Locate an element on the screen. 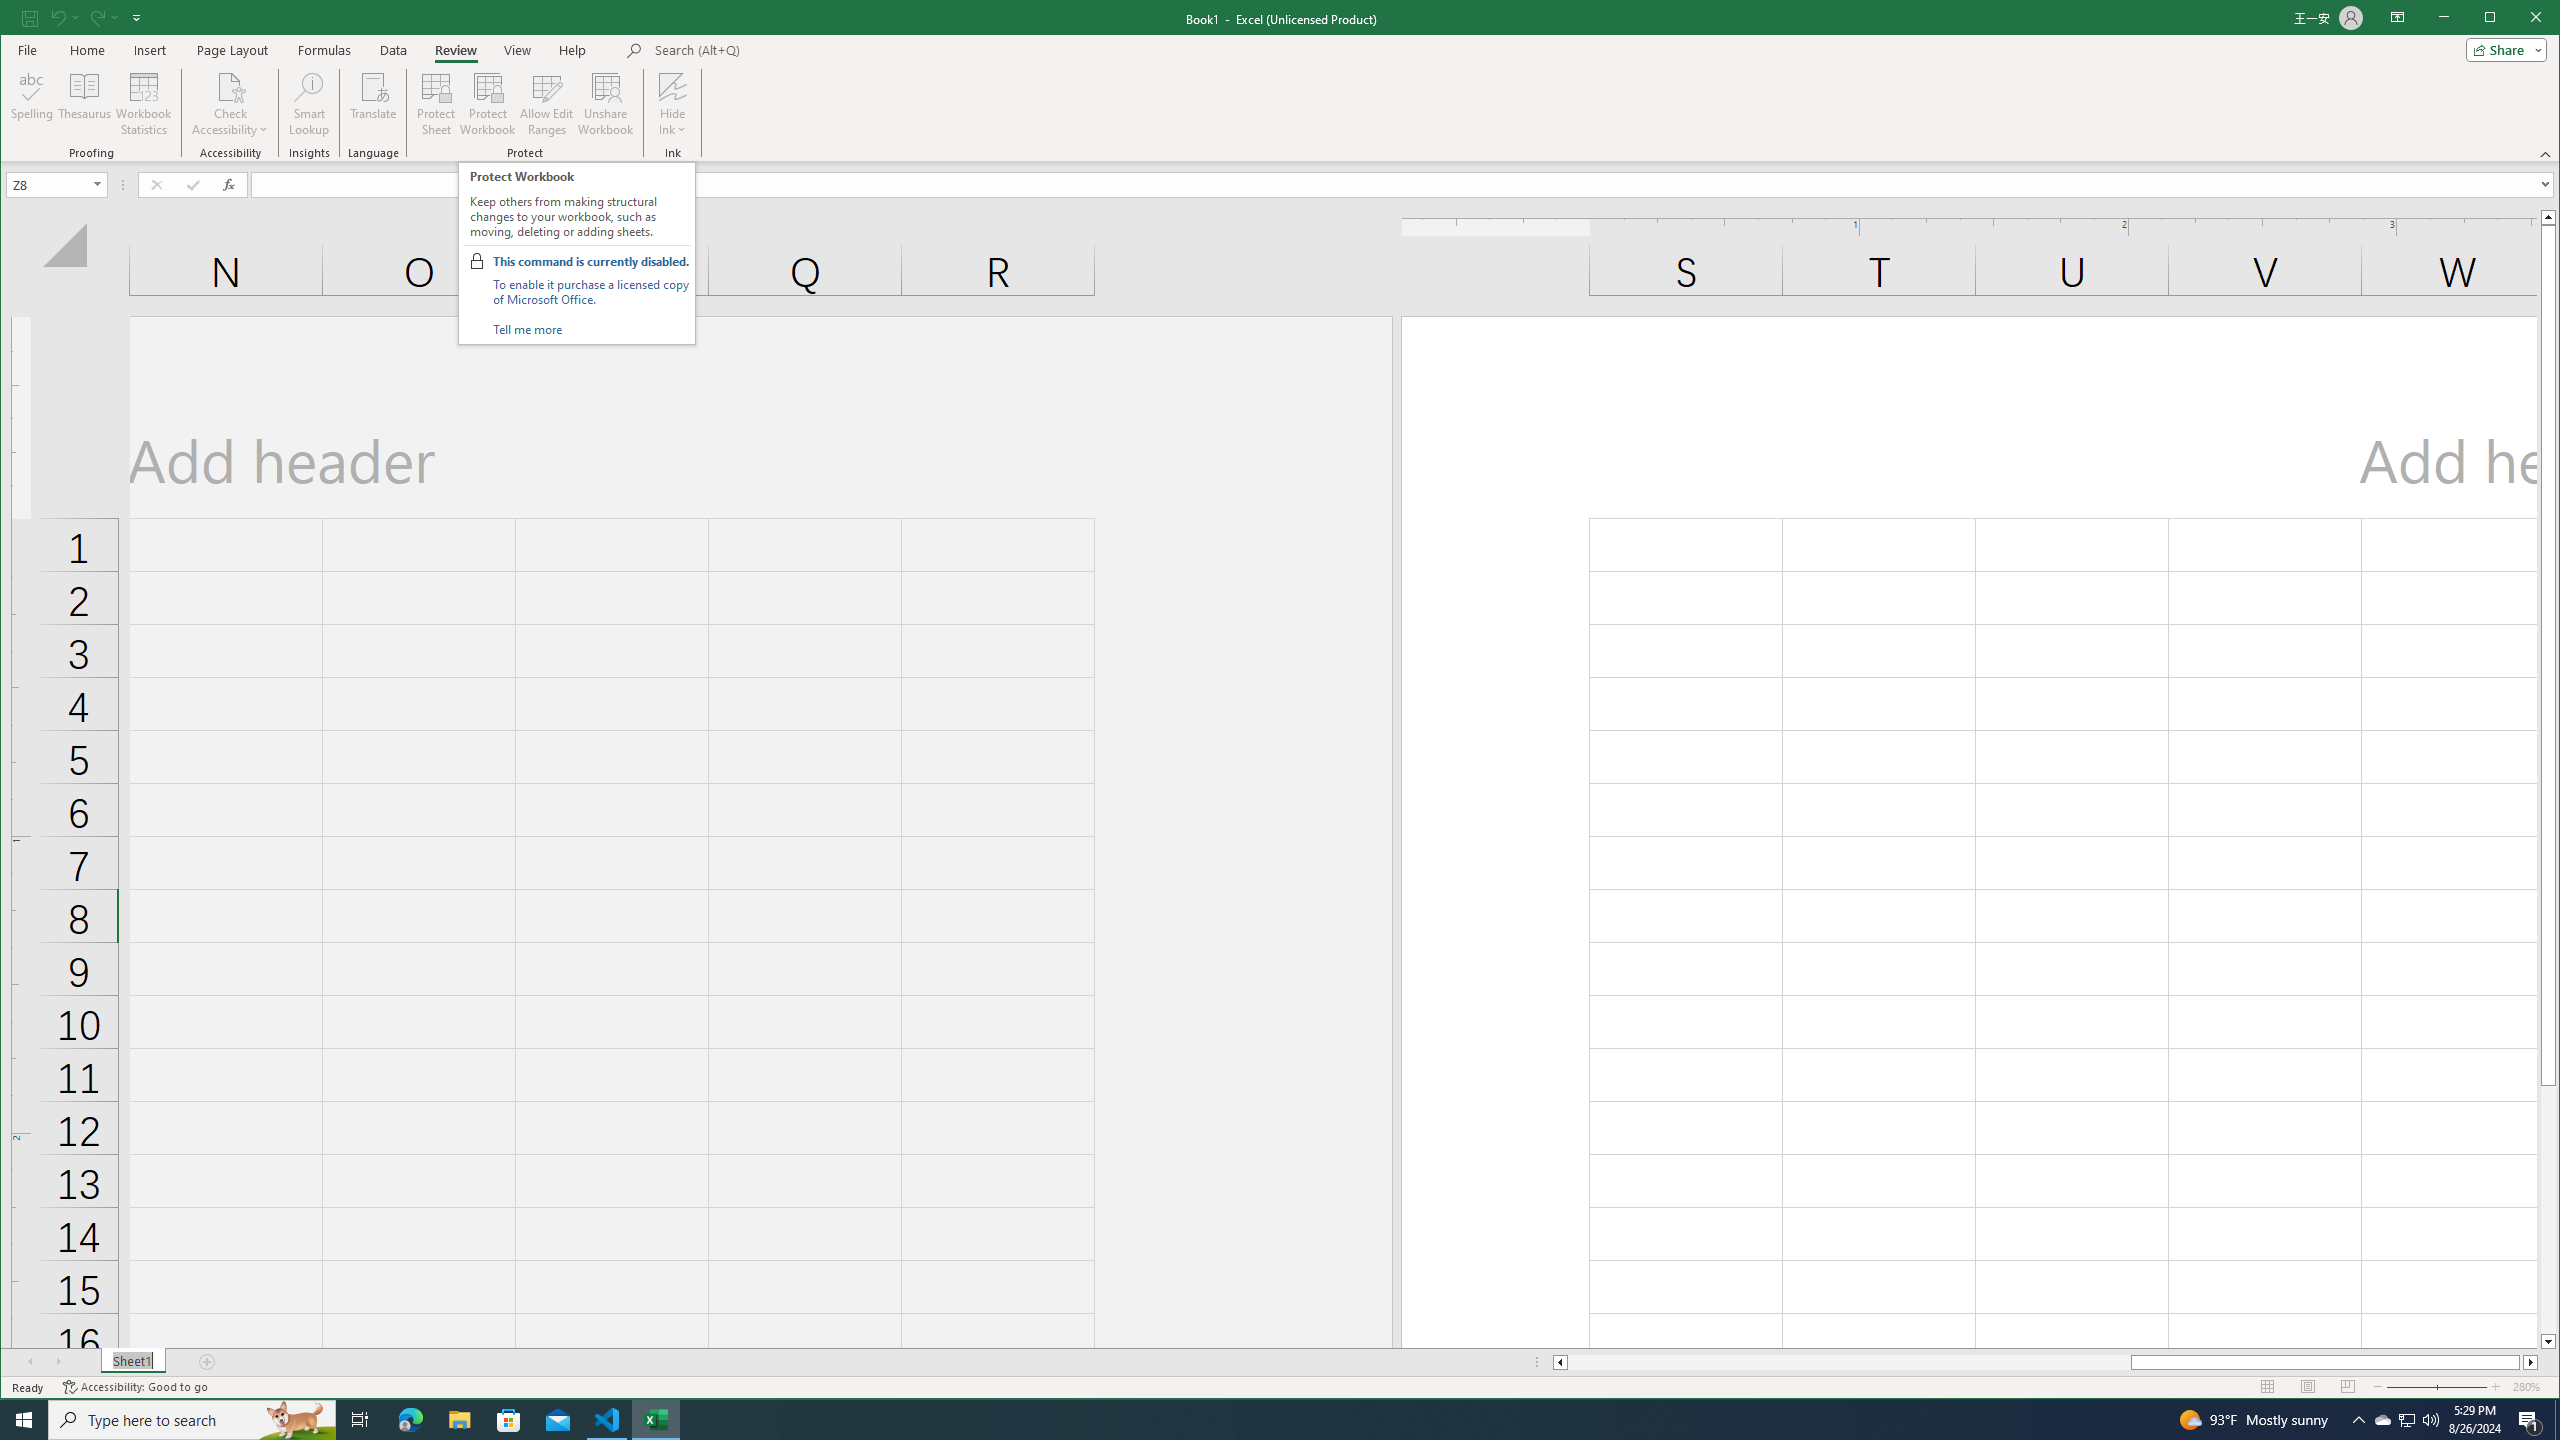  'File Explorer' is located at coordinates (458, 1418).